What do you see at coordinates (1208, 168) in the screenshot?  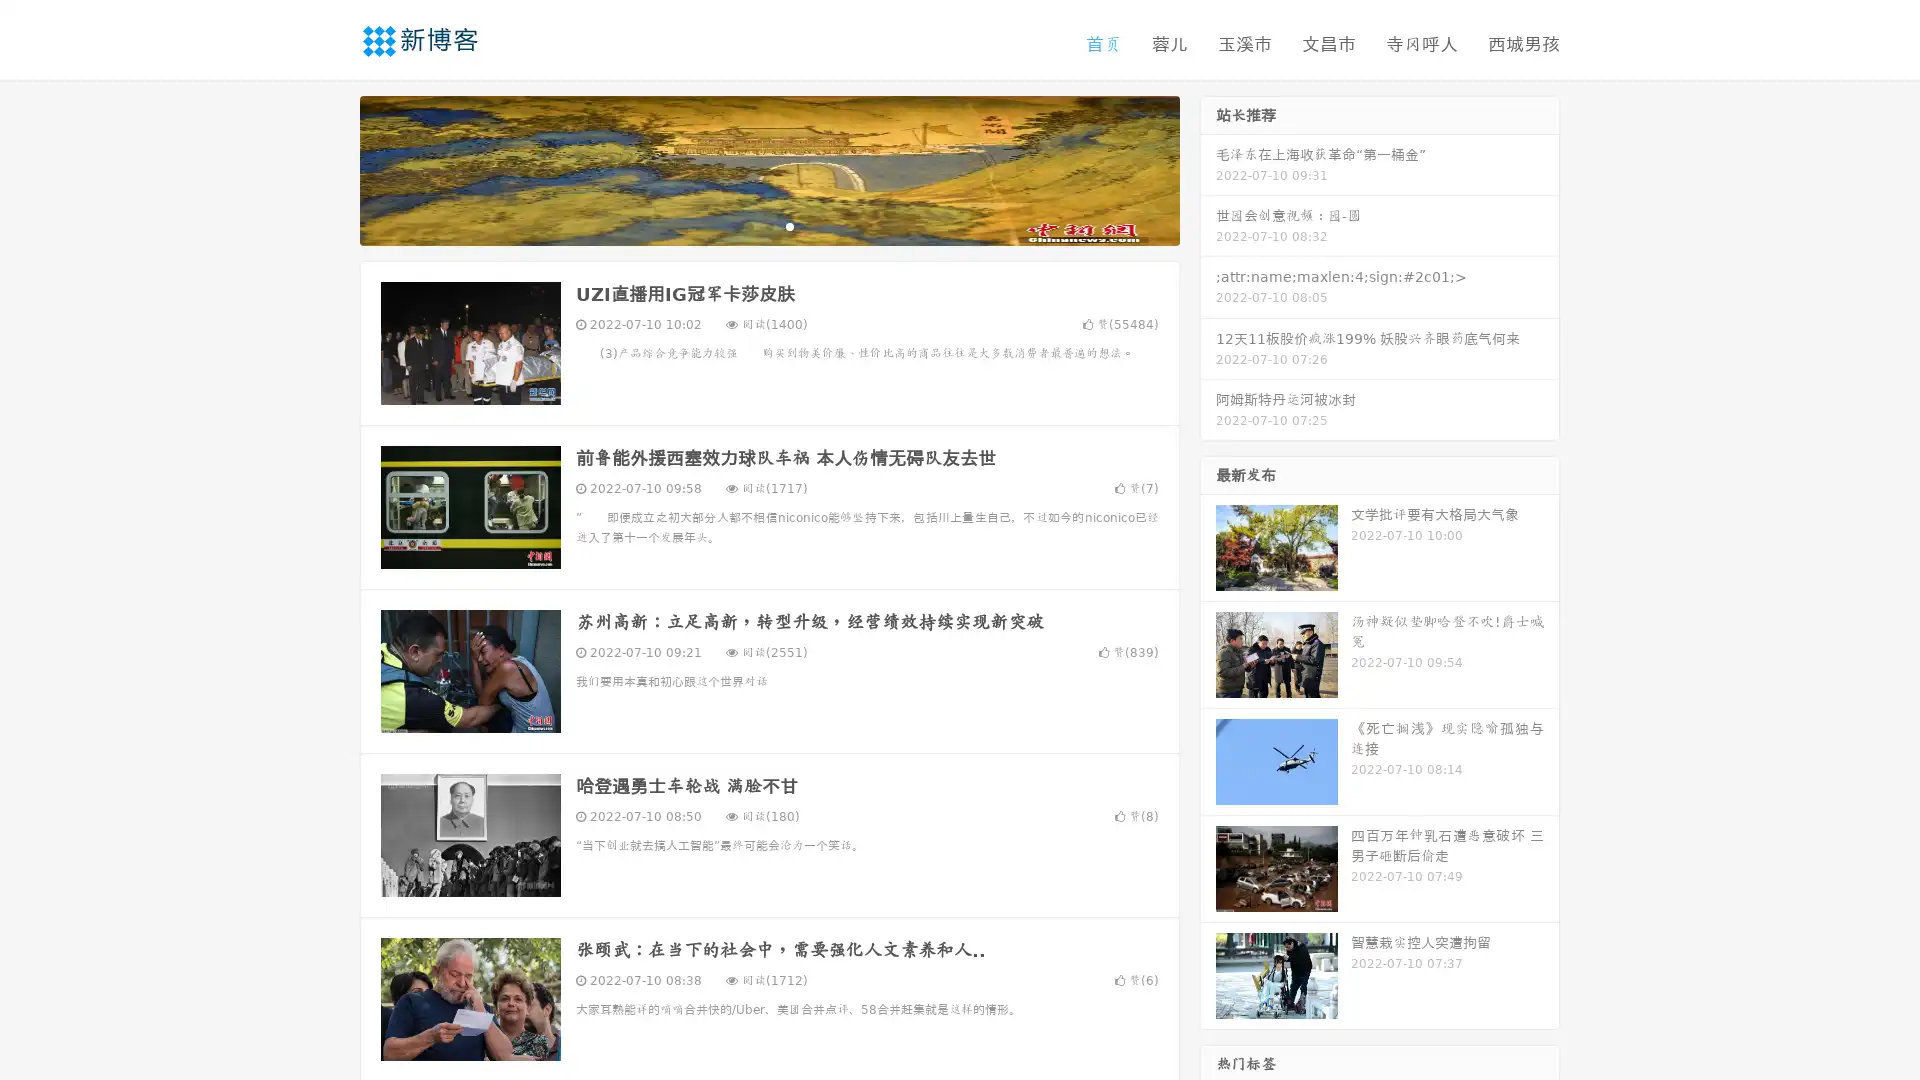 I see `Next slide` at bounding box center [1208, 168].